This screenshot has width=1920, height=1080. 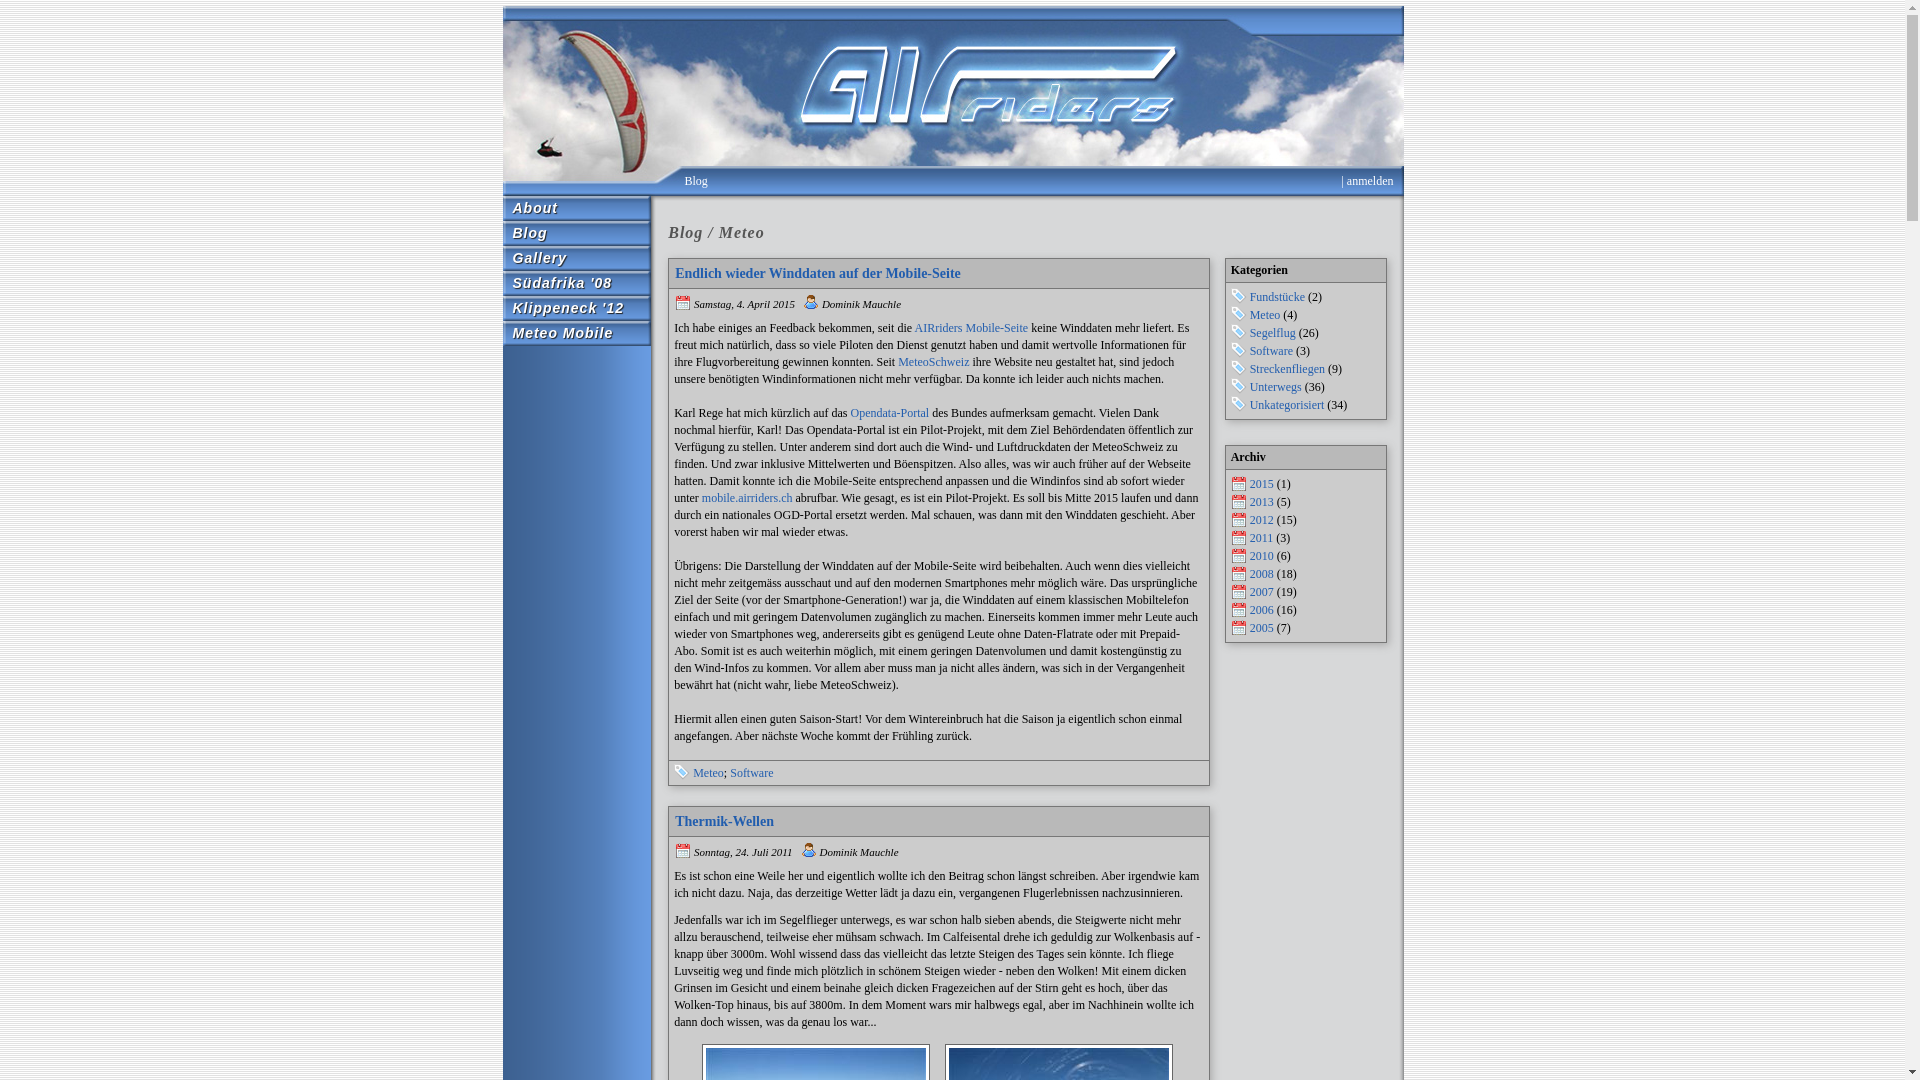 What do you see at coordinates (1261, 483) in the screenshot?
I see `'2015'` at bounding box center [1261, 483].